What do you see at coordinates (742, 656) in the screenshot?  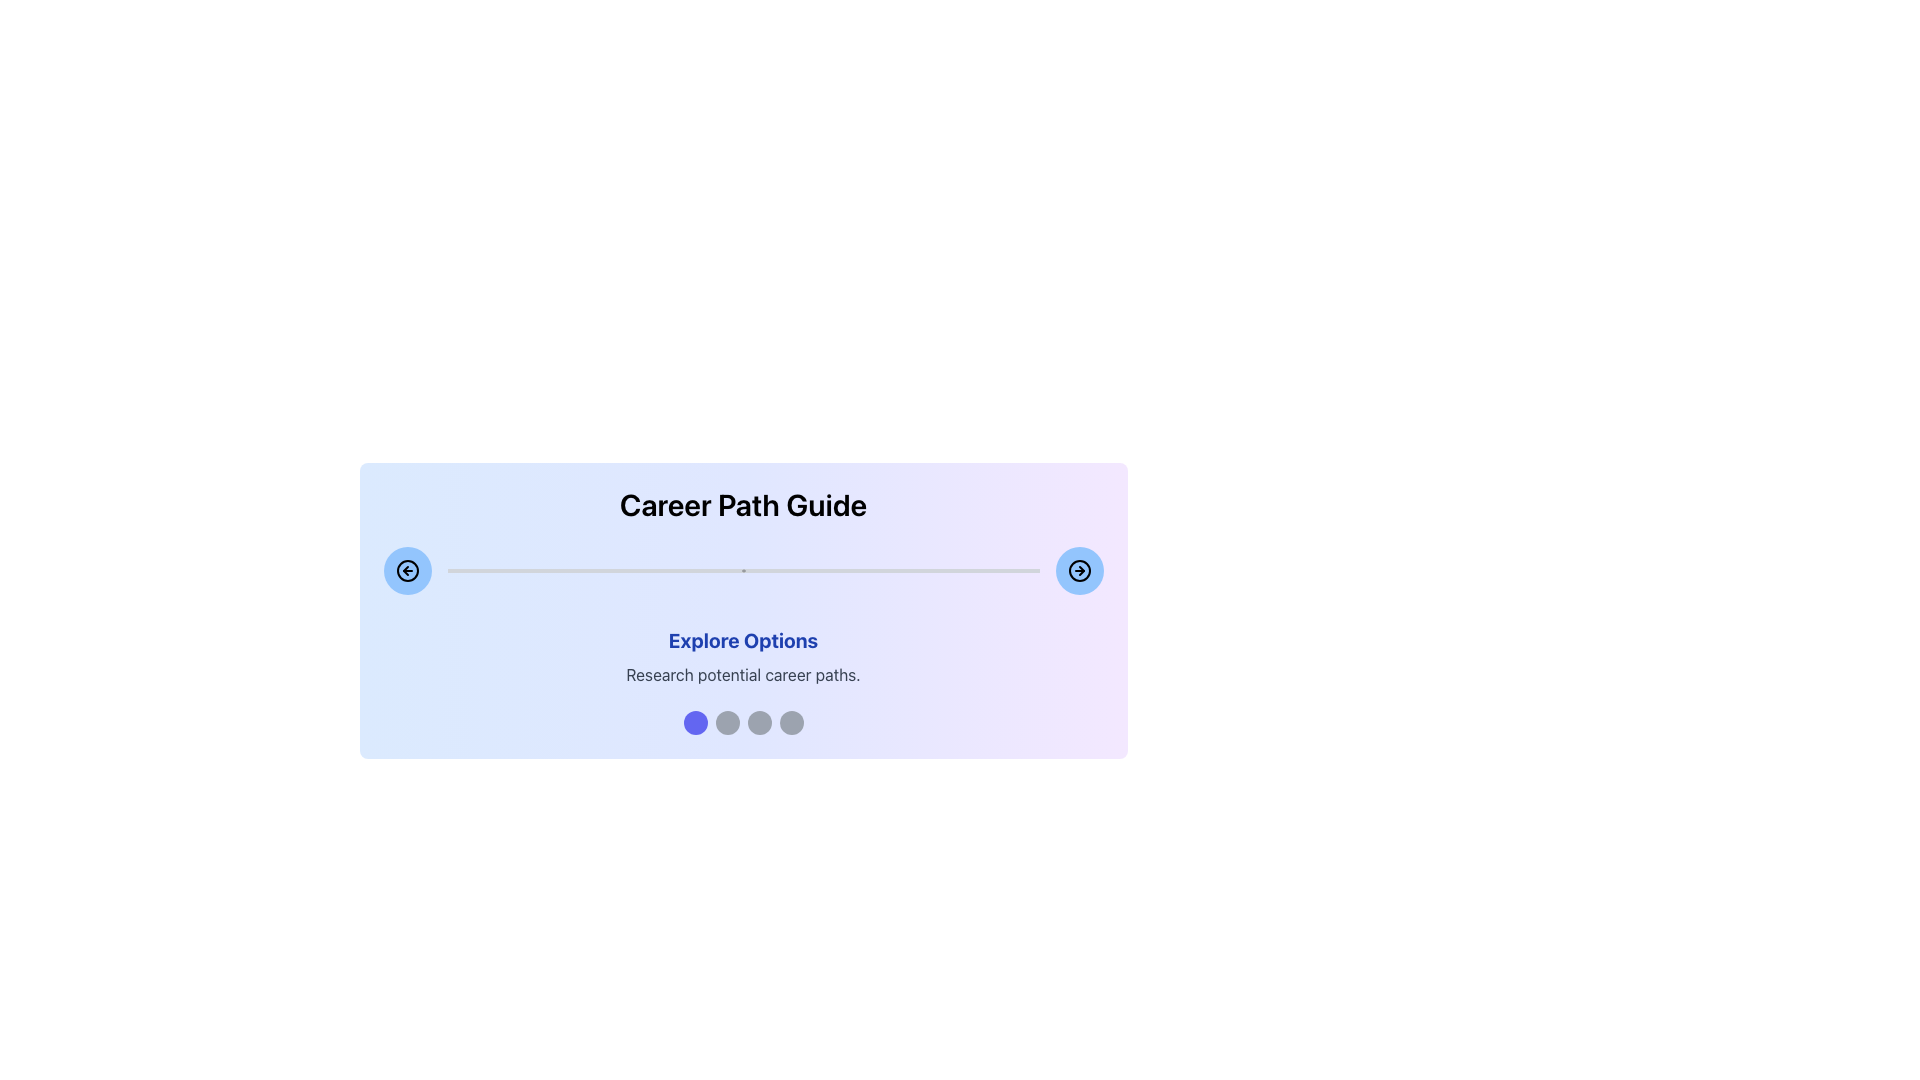 I see `the Informational Text Component that introduces the action 'Explore Options' and provides the description 'Research potential career paths.'` at bounding box center [742, 656].